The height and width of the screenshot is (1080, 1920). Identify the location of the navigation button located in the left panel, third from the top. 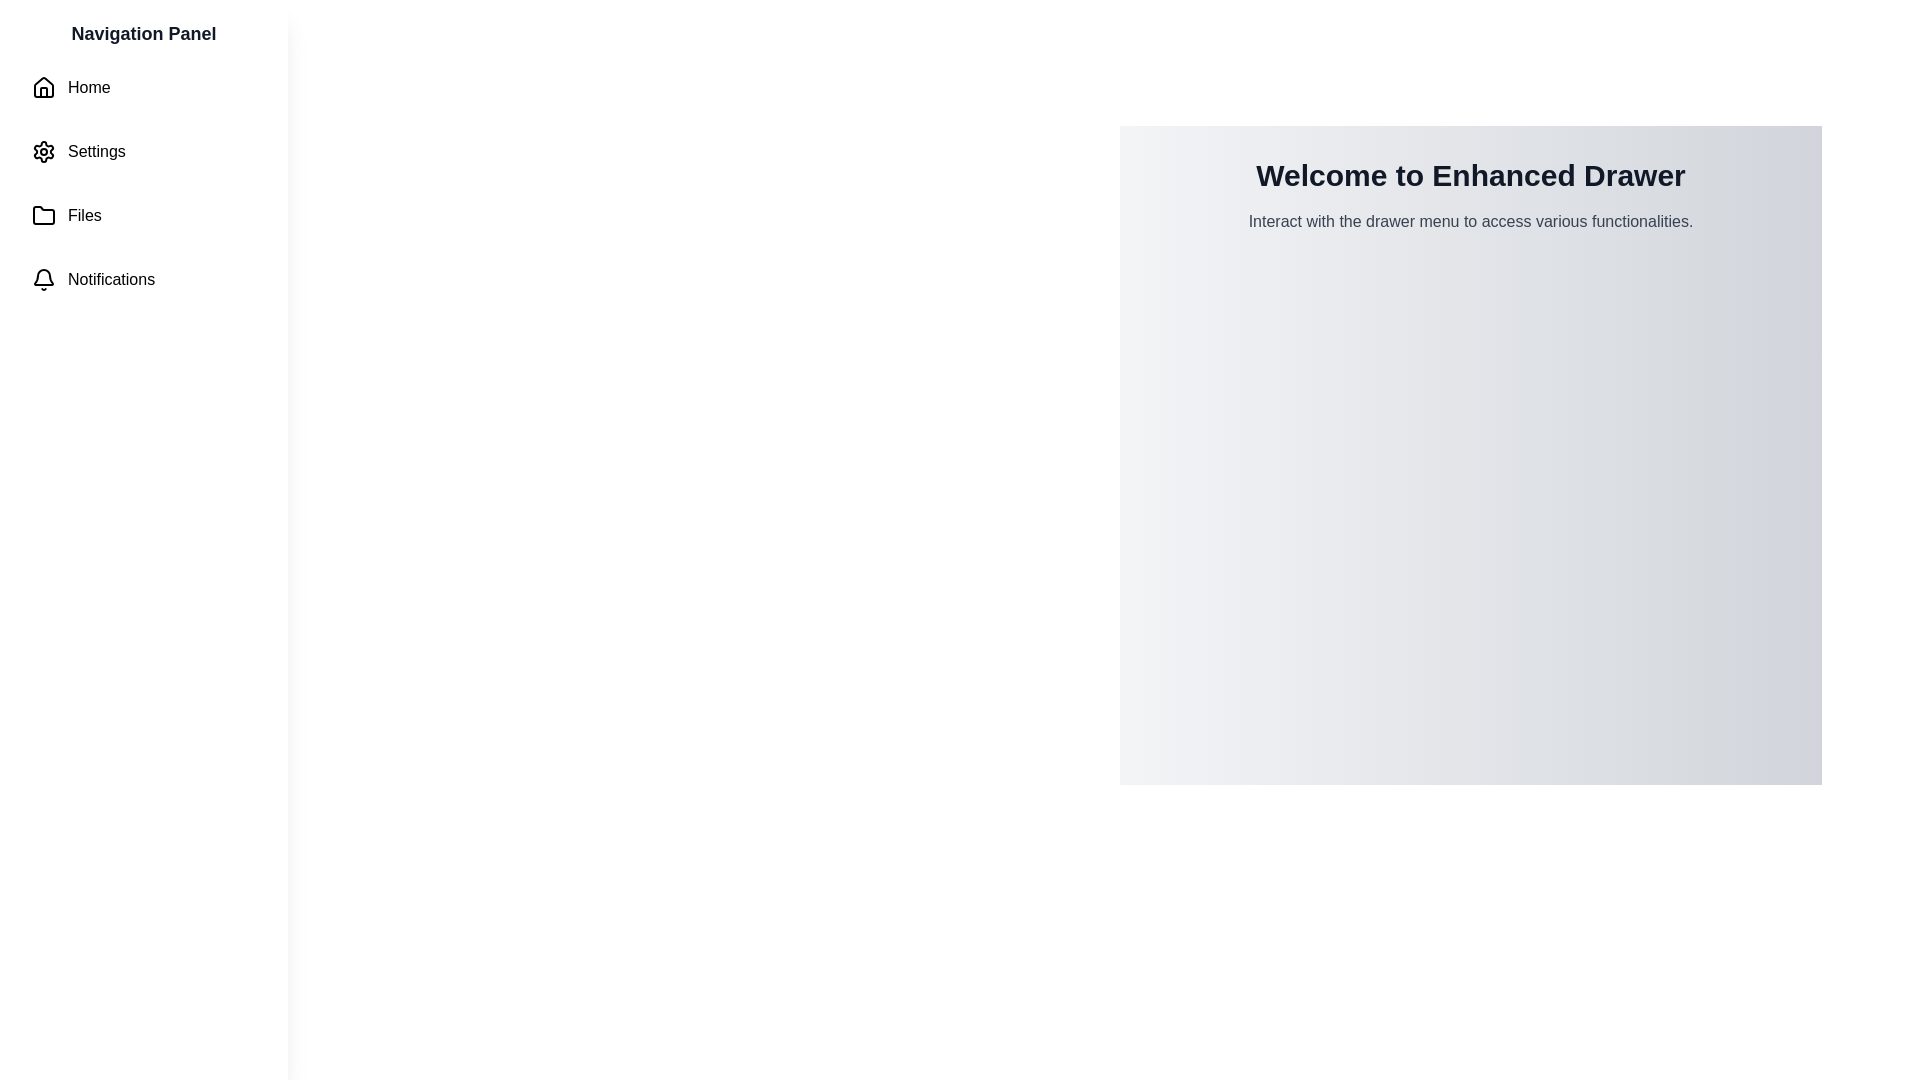
(143, 216).